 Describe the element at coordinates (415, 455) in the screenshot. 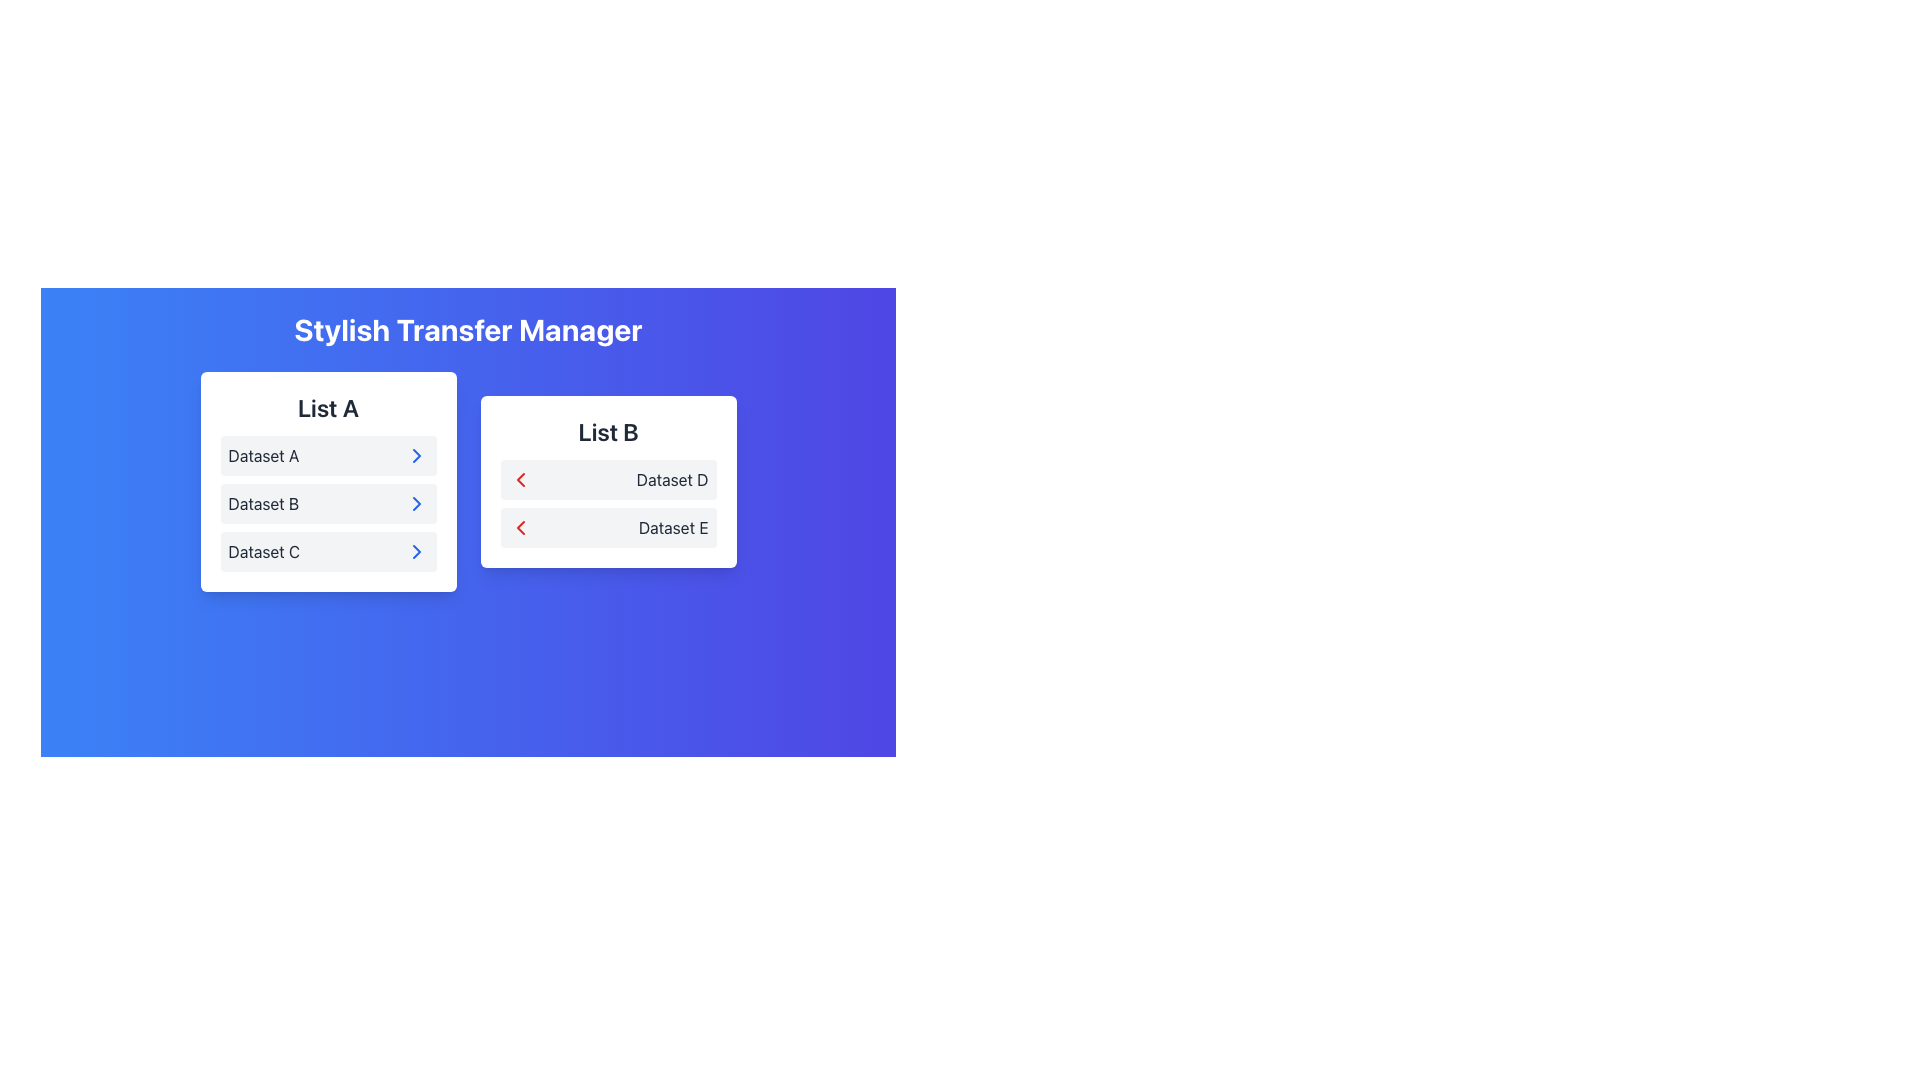

I see `the blue chevron button located in the first row under 'List A' adjacent to the label 'Dataset A' to interact with it` at that location.